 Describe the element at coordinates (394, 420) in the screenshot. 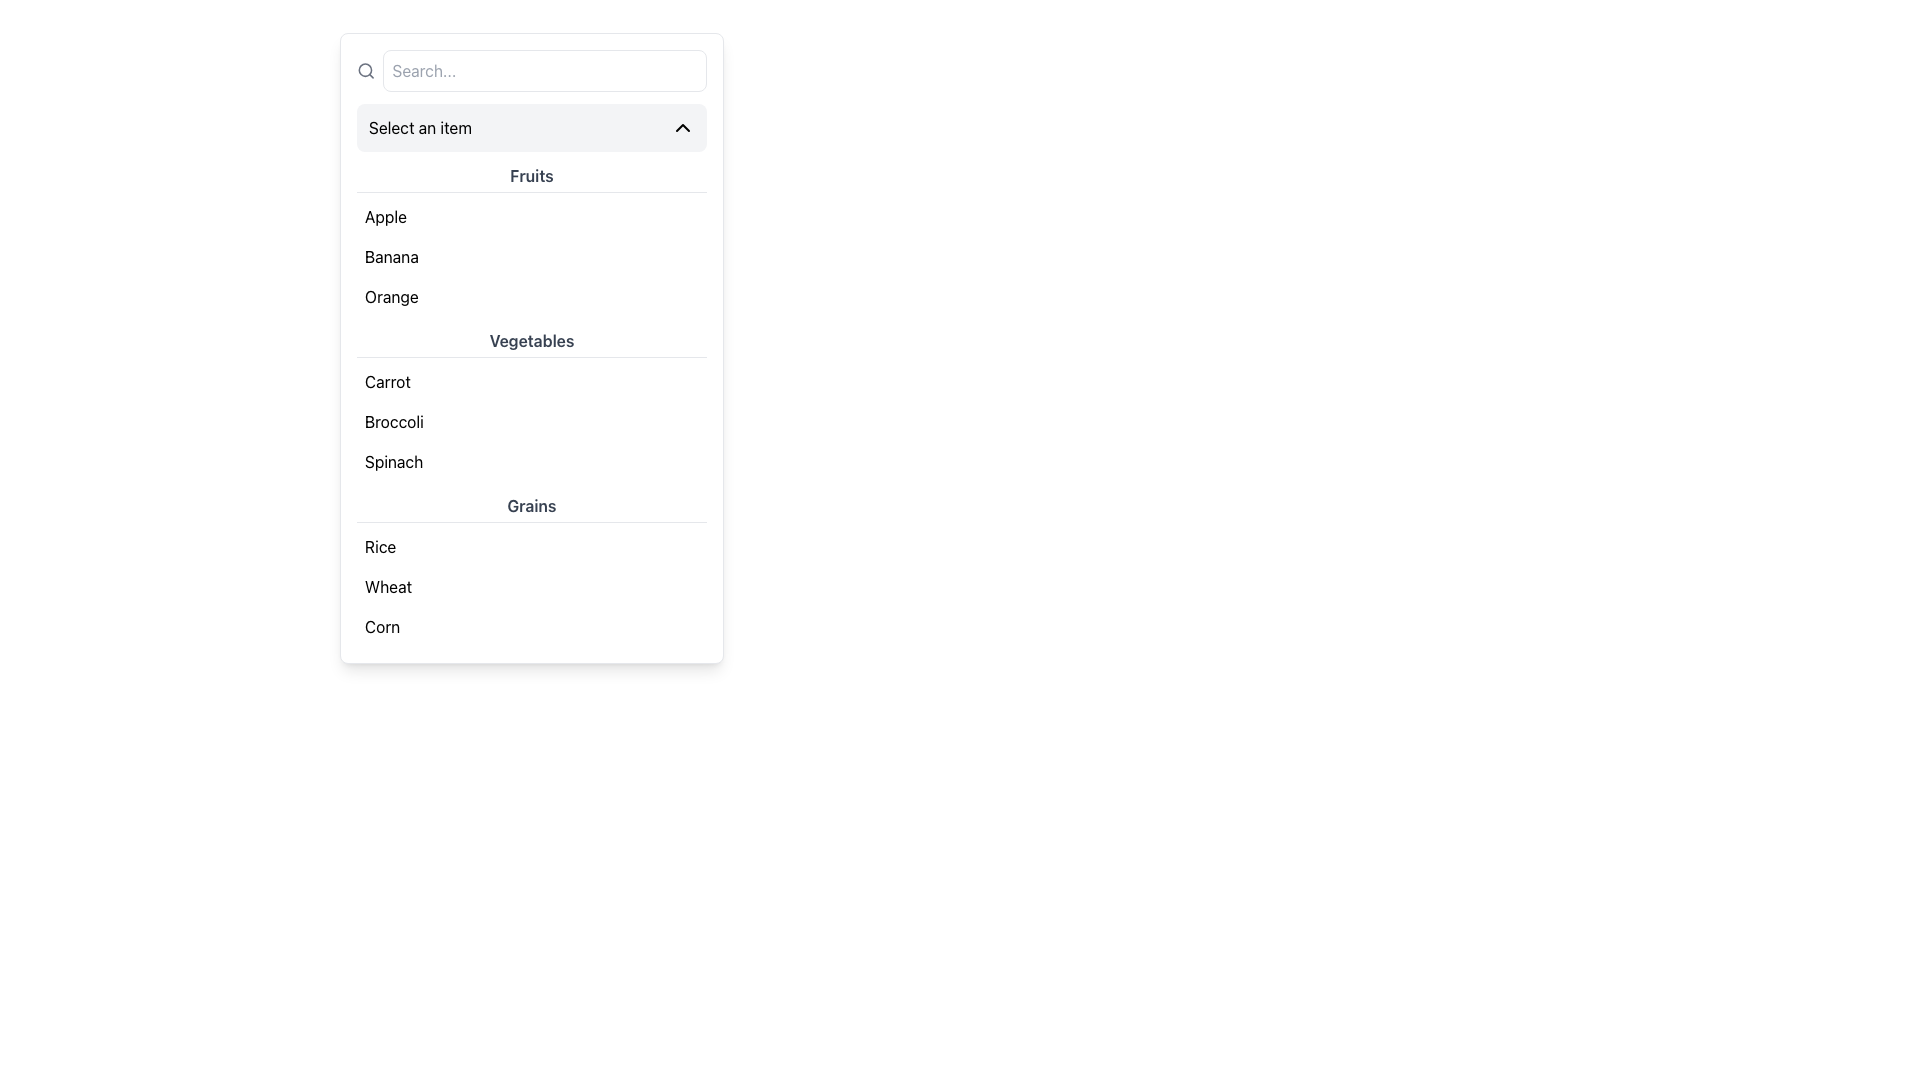

I see `the 'Broccoli' text label located in the dropdown menu under the 'Vegetables' category` at that location.